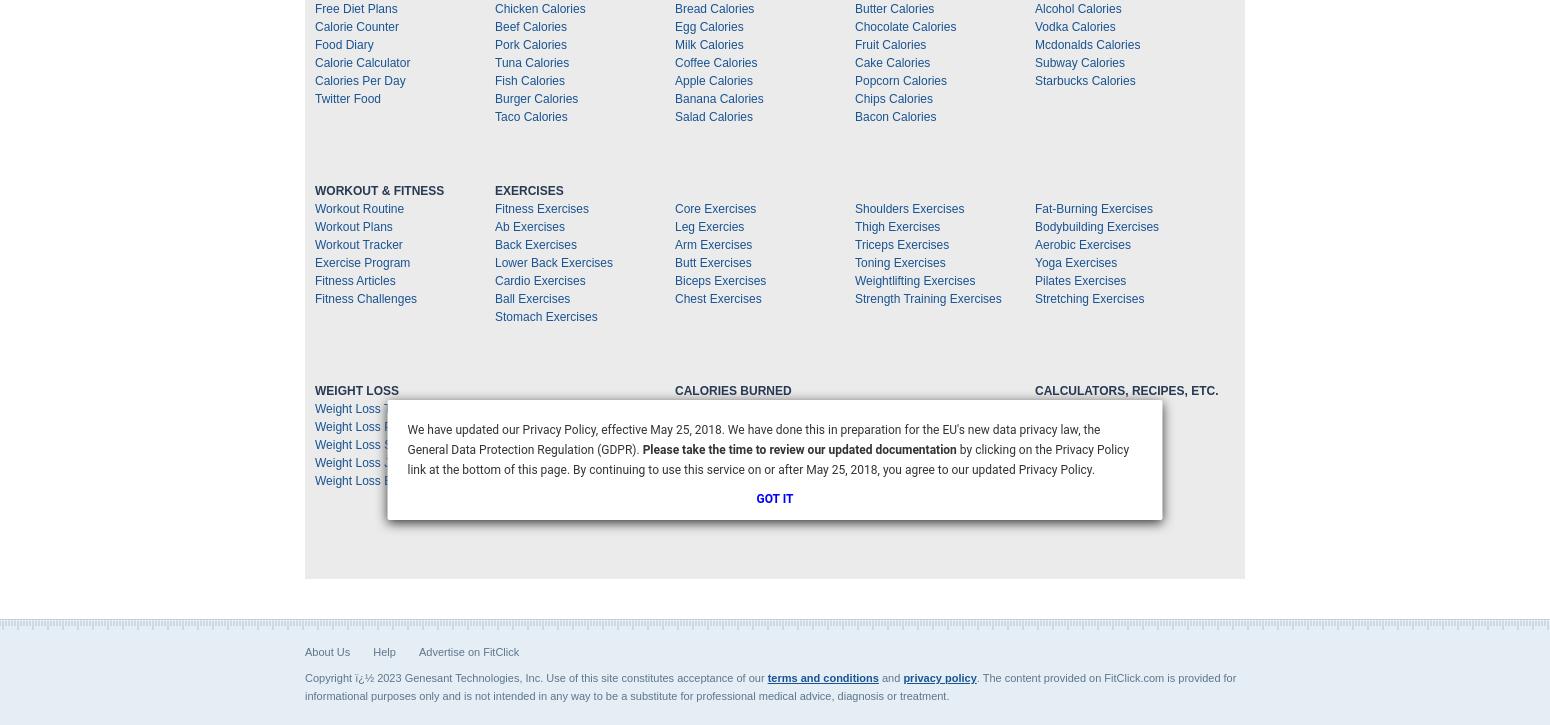 The height and width of the screenshot is (725, 1550). I want to click on 'Calories Burned Yoga', so click(854, 444).